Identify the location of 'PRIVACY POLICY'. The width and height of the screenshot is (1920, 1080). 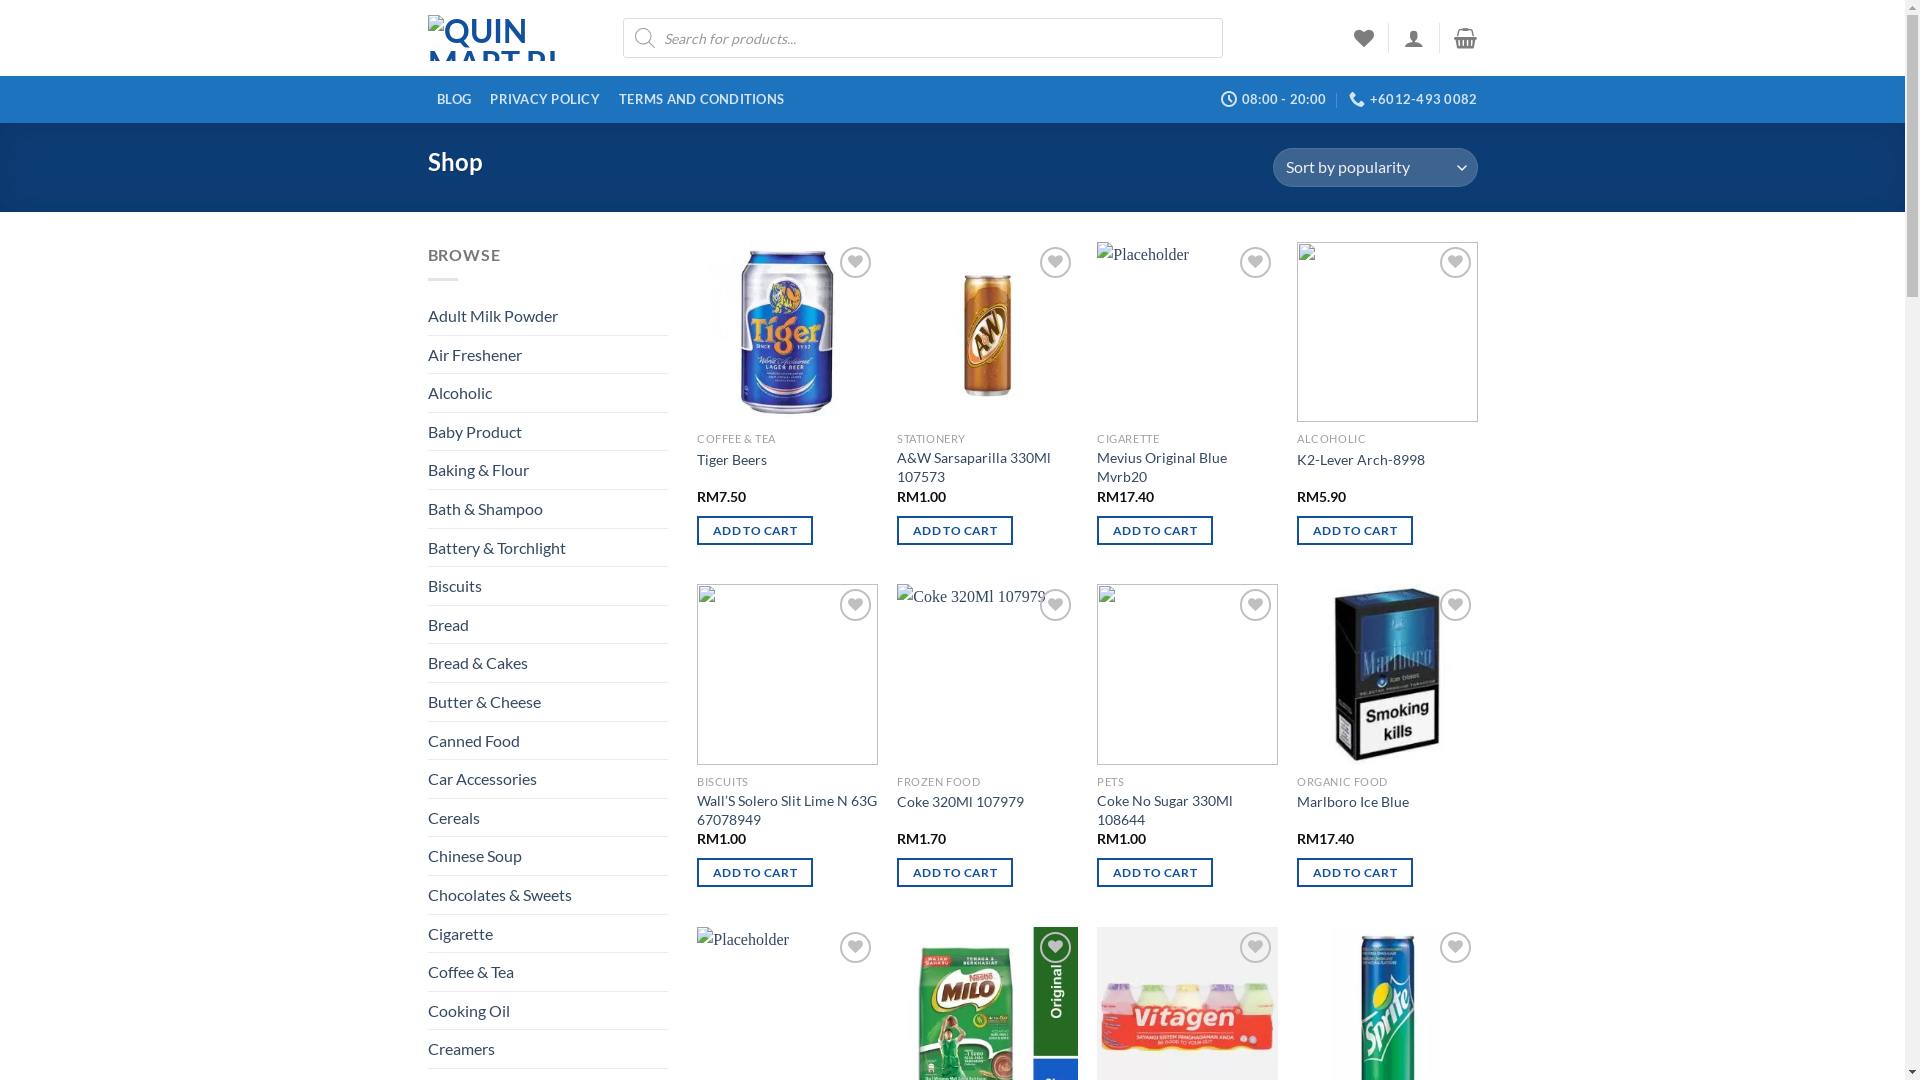
(545, 99).